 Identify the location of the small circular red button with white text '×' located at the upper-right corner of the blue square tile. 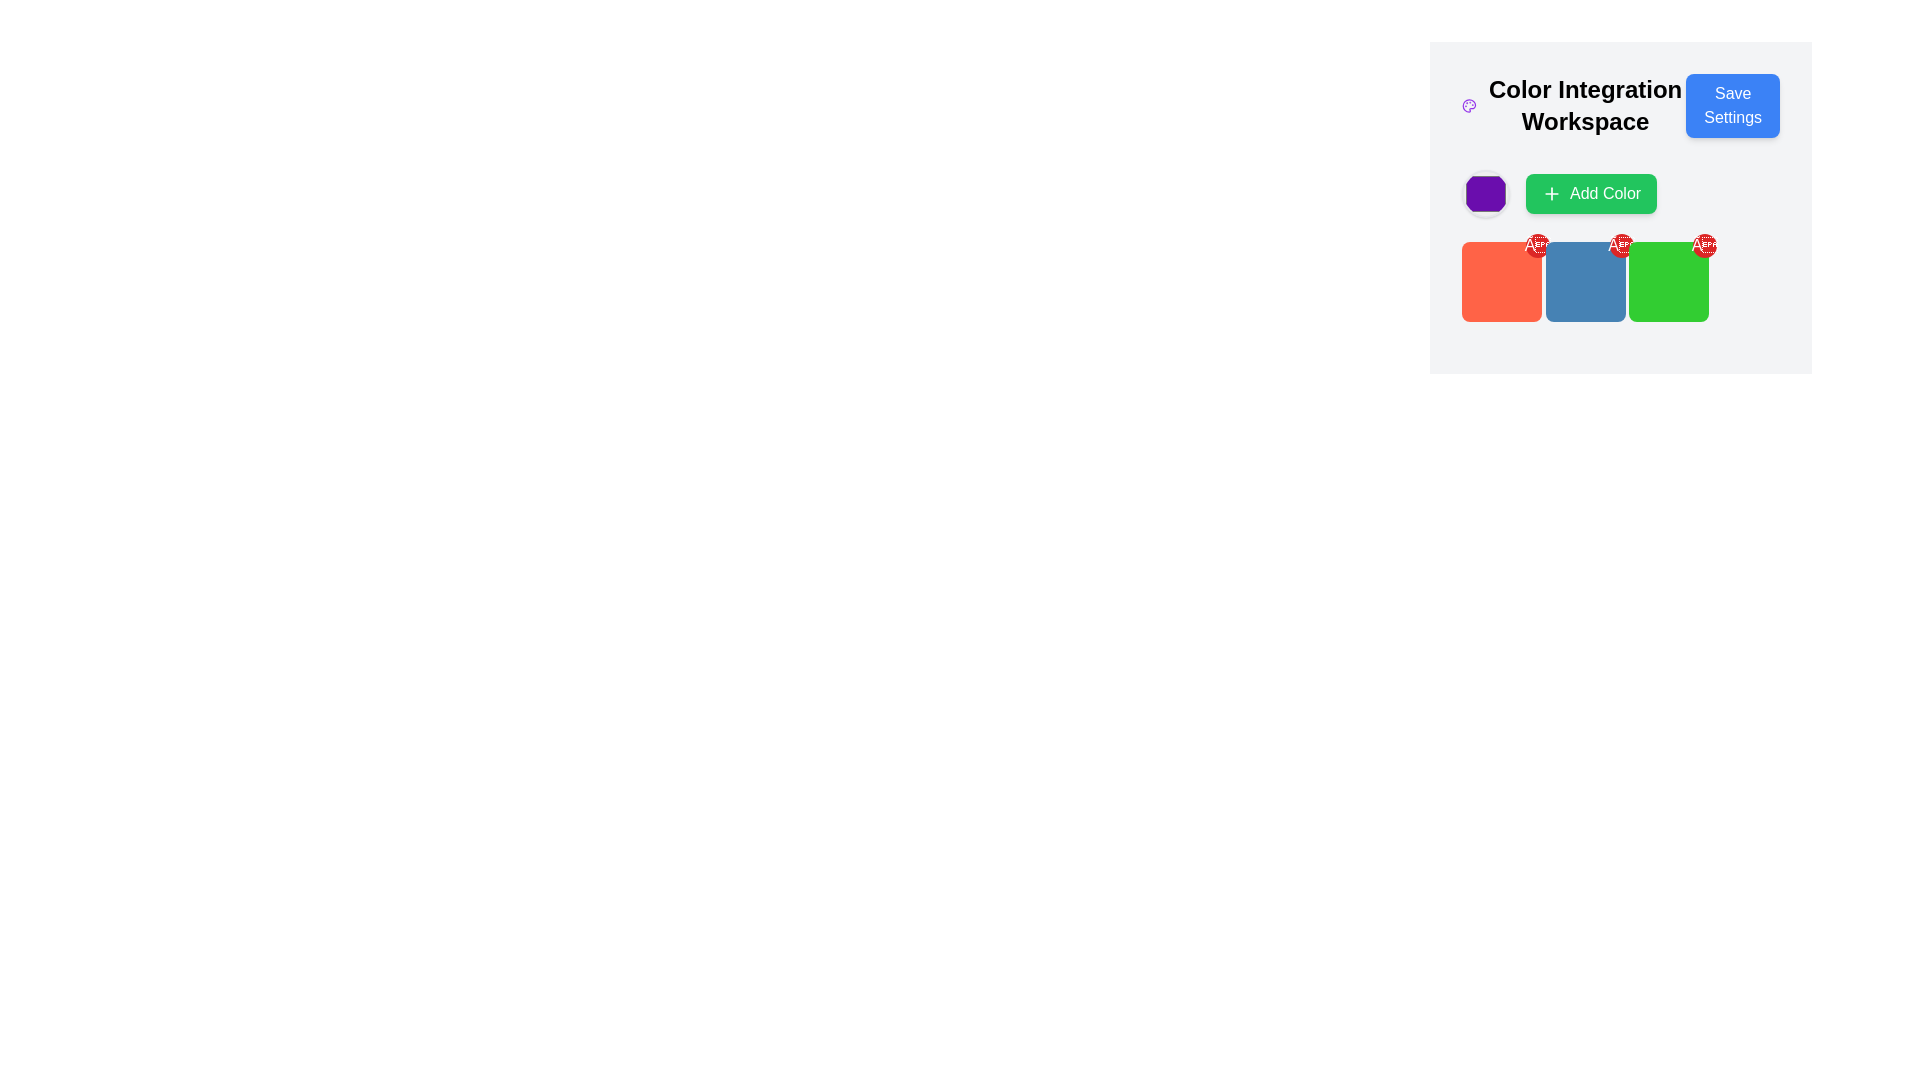
(1621, 245).